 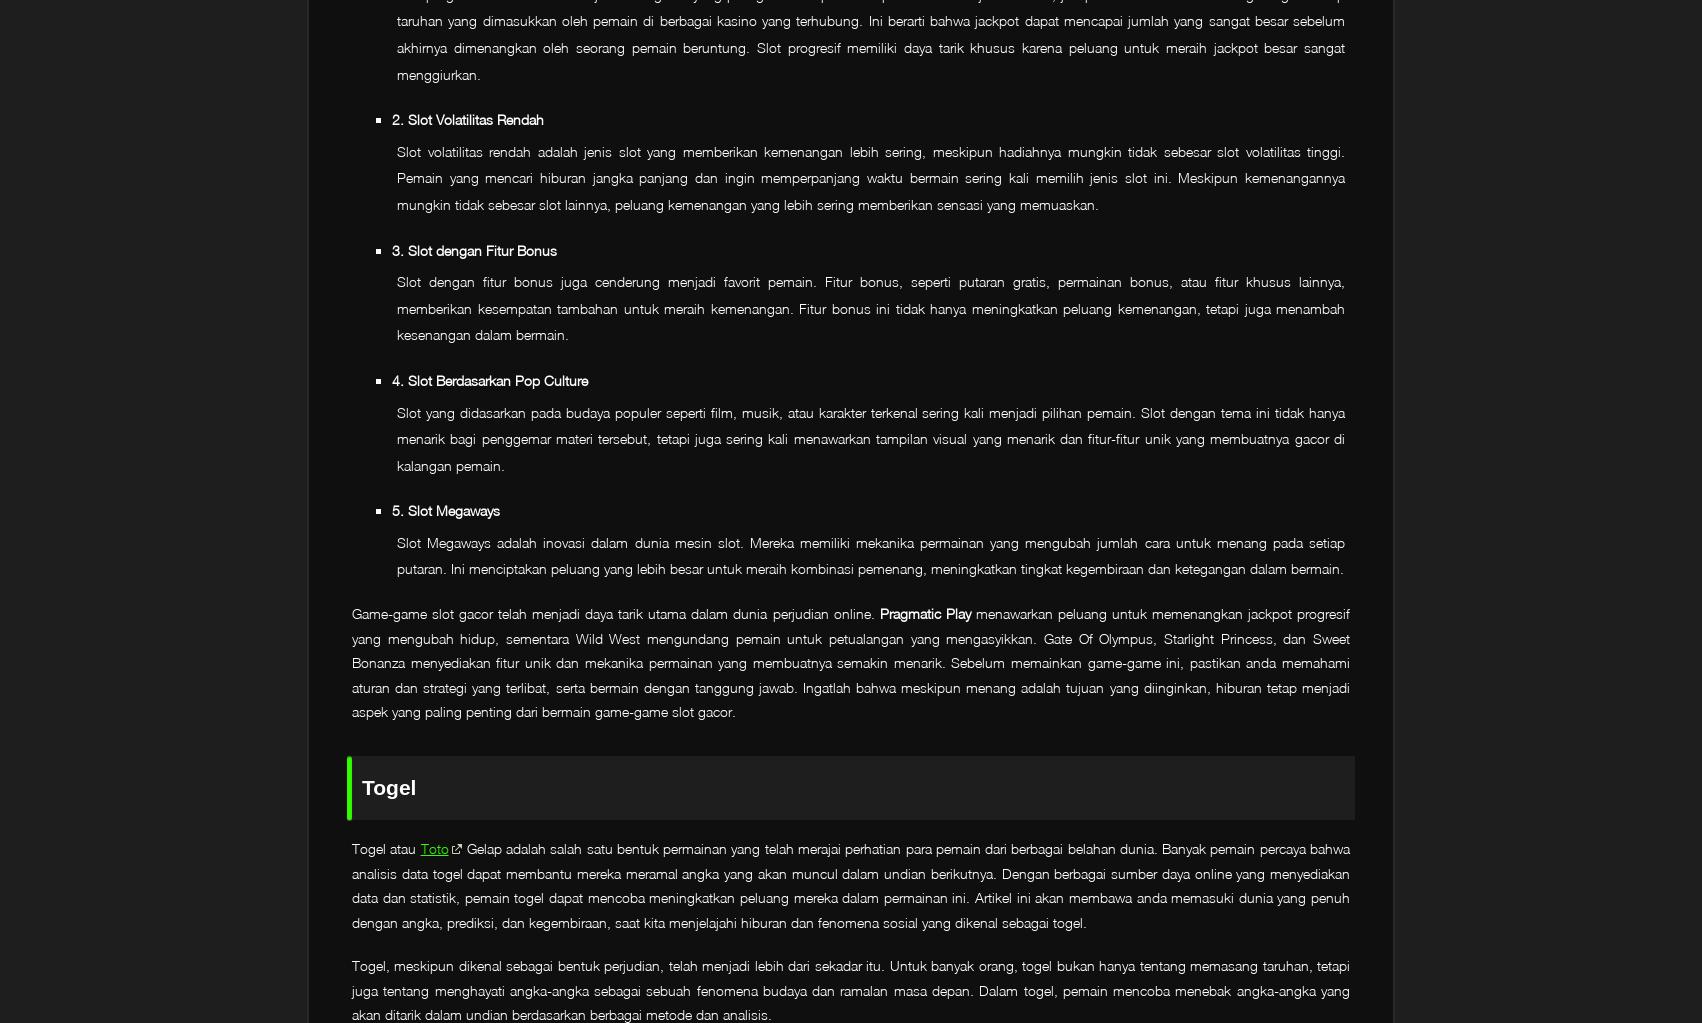 I want to click on 'Game-game slot gacor telah menjadi daya tarik utama dalam dunia perjudian online.', so click(x=615, y=612).